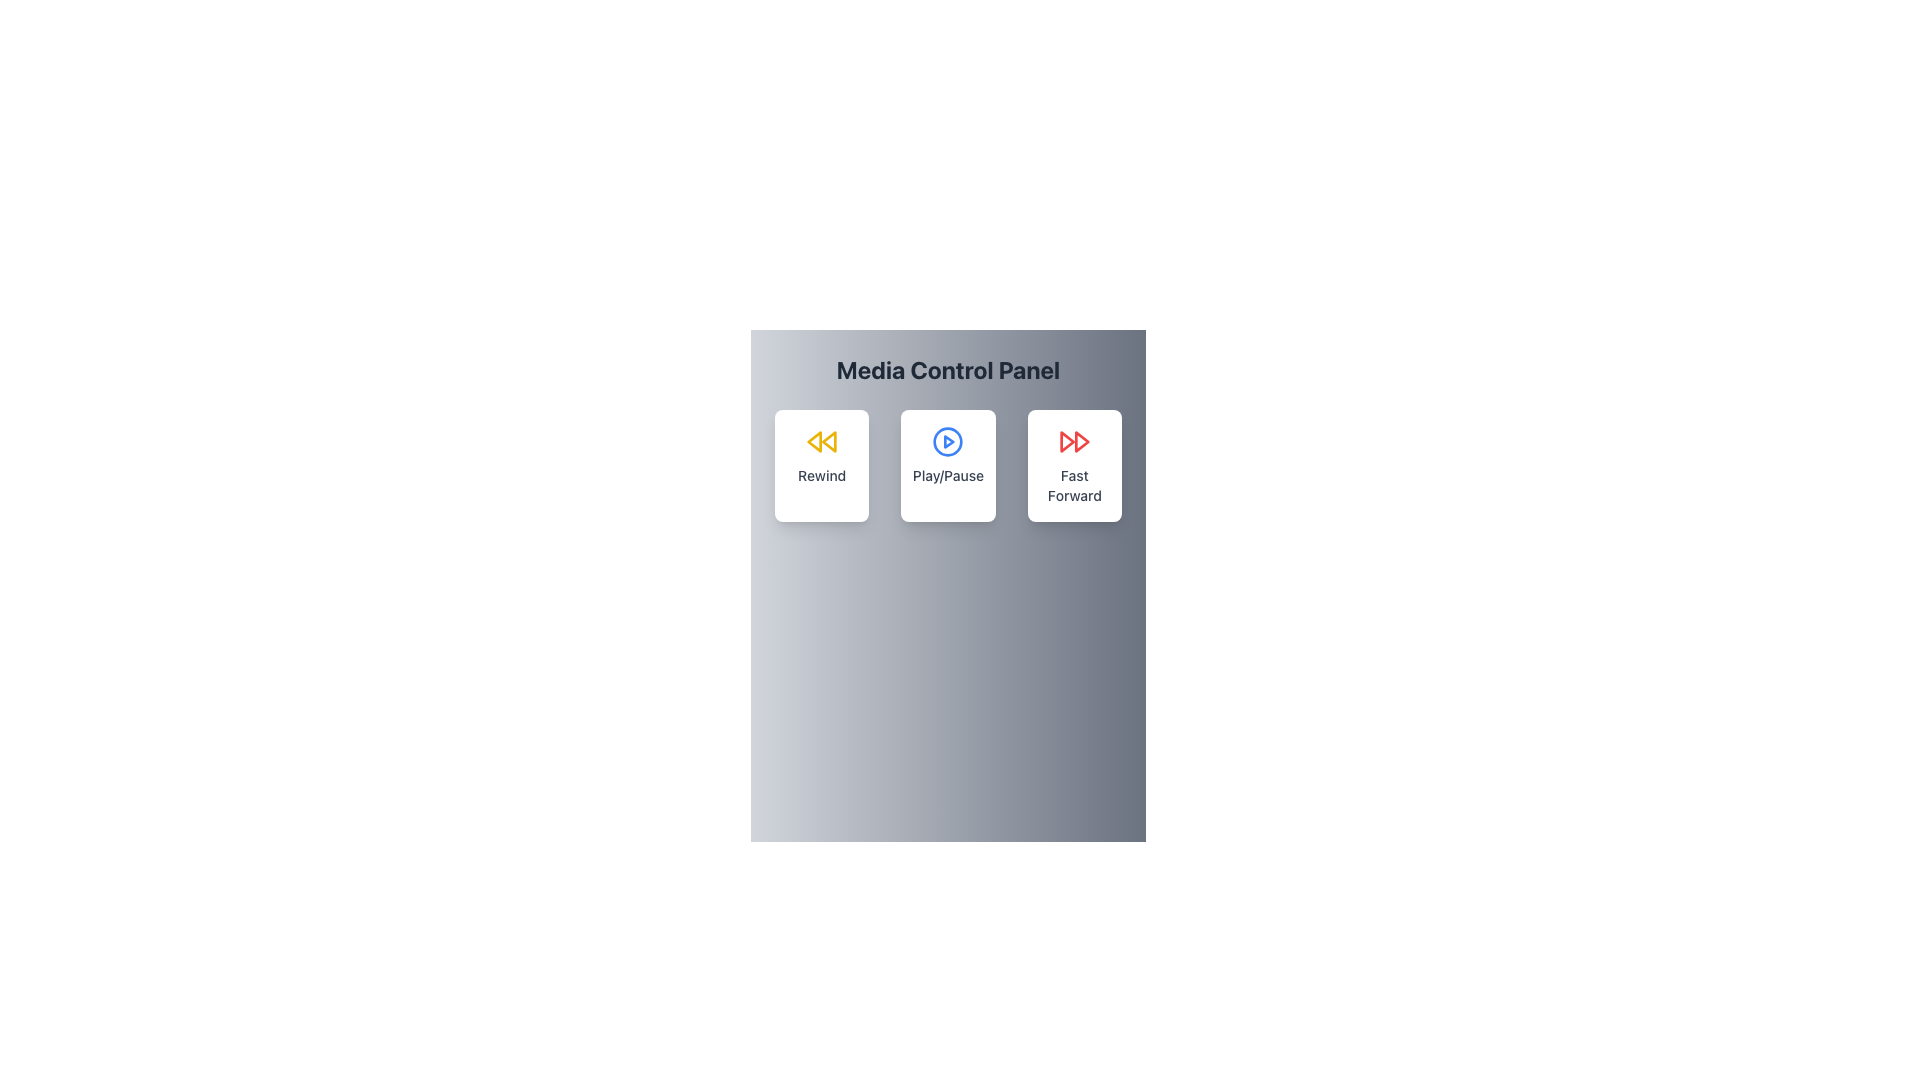  I want to click on the 'Rewind' text label, which is styled in a smaller font size and gray color, positioned below the icon of two backward arrows in the first card of a horizontally arranged group of three cards, so click(822, 475).